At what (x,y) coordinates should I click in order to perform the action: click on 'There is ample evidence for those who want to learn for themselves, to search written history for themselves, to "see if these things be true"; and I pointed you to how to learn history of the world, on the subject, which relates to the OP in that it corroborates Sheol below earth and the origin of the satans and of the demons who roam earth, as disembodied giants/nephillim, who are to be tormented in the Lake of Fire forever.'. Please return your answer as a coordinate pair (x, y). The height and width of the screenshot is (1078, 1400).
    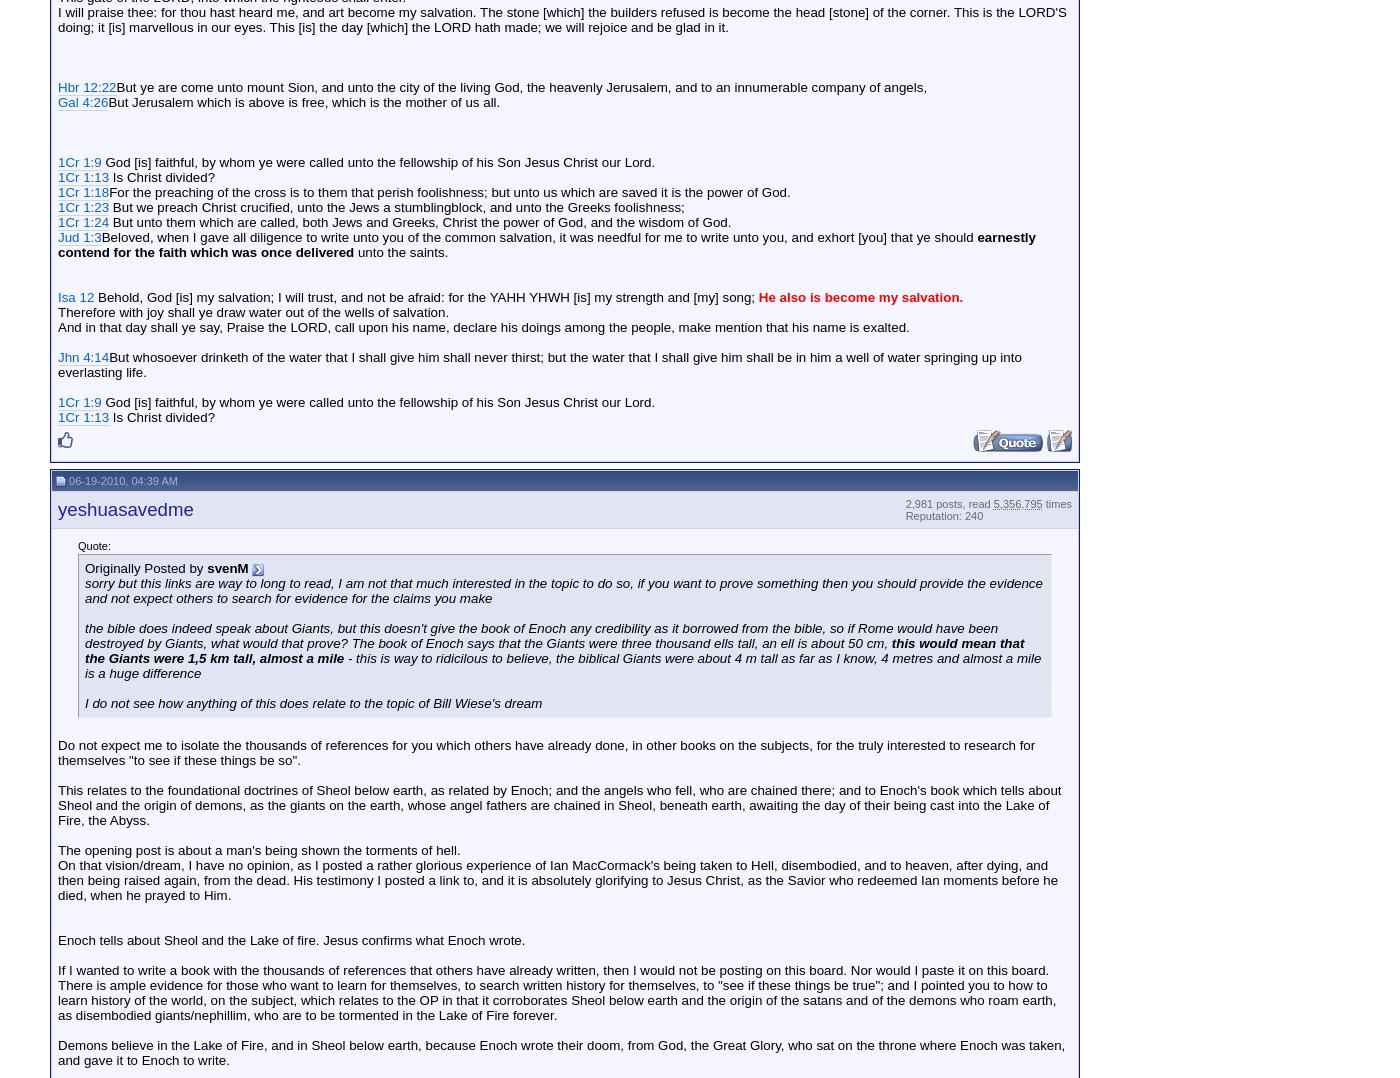
    Looking at the image, I should click on (557, 1000).